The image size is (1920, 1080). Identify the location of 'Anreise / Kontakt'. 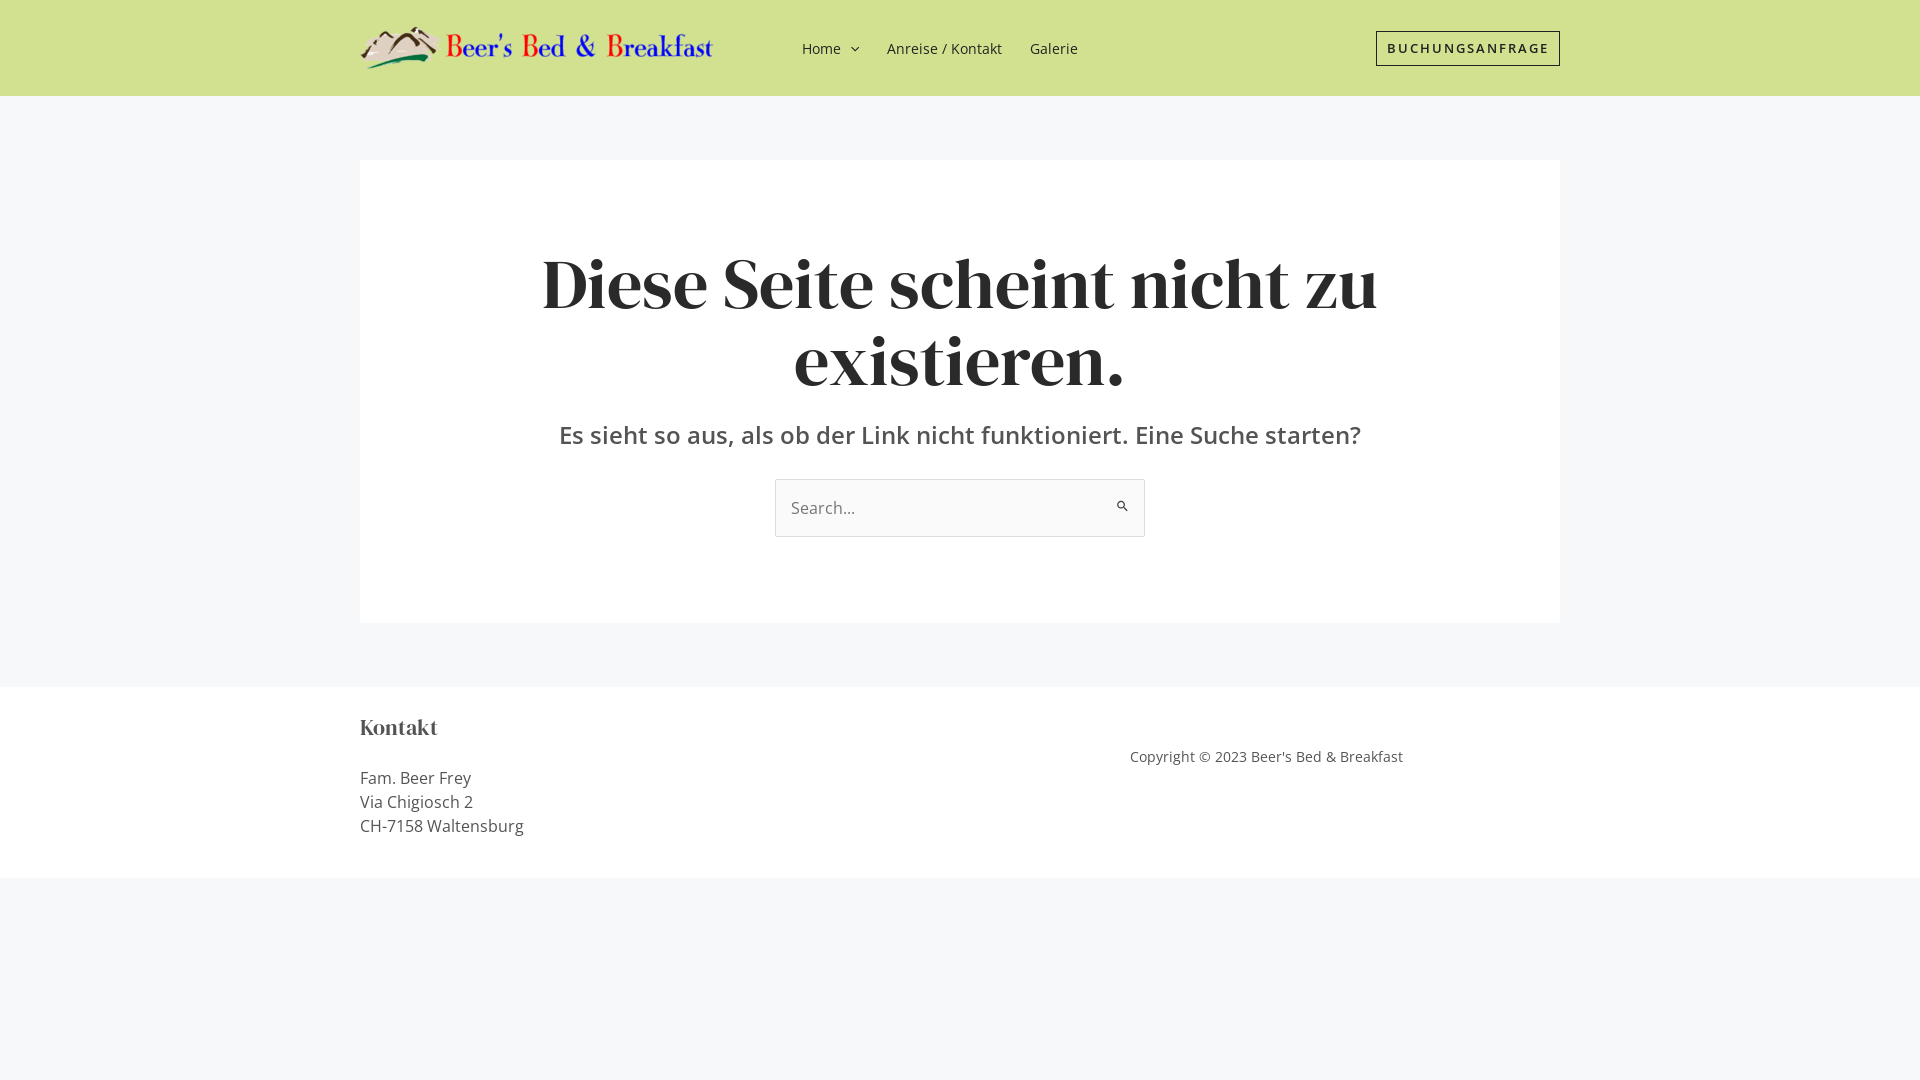
(873, 48).